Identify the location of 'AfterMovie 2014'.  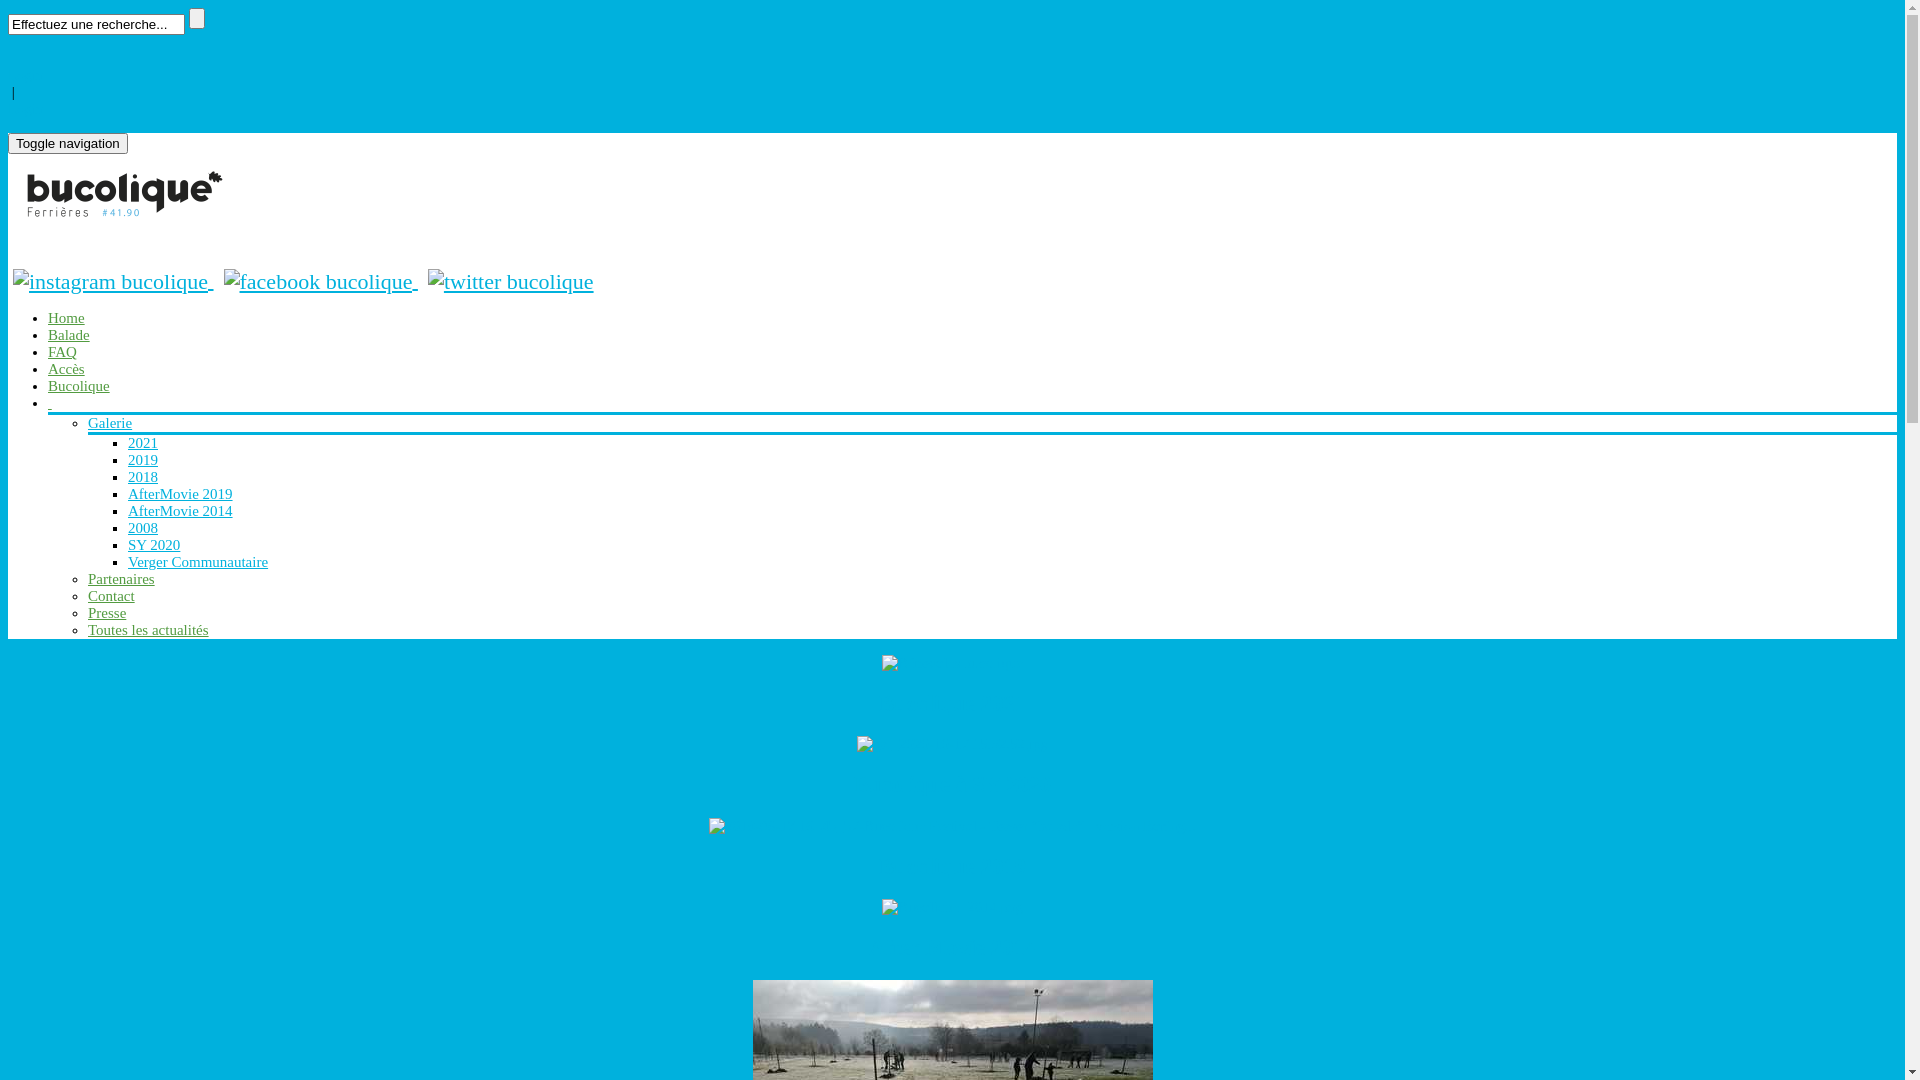
(180, 509).